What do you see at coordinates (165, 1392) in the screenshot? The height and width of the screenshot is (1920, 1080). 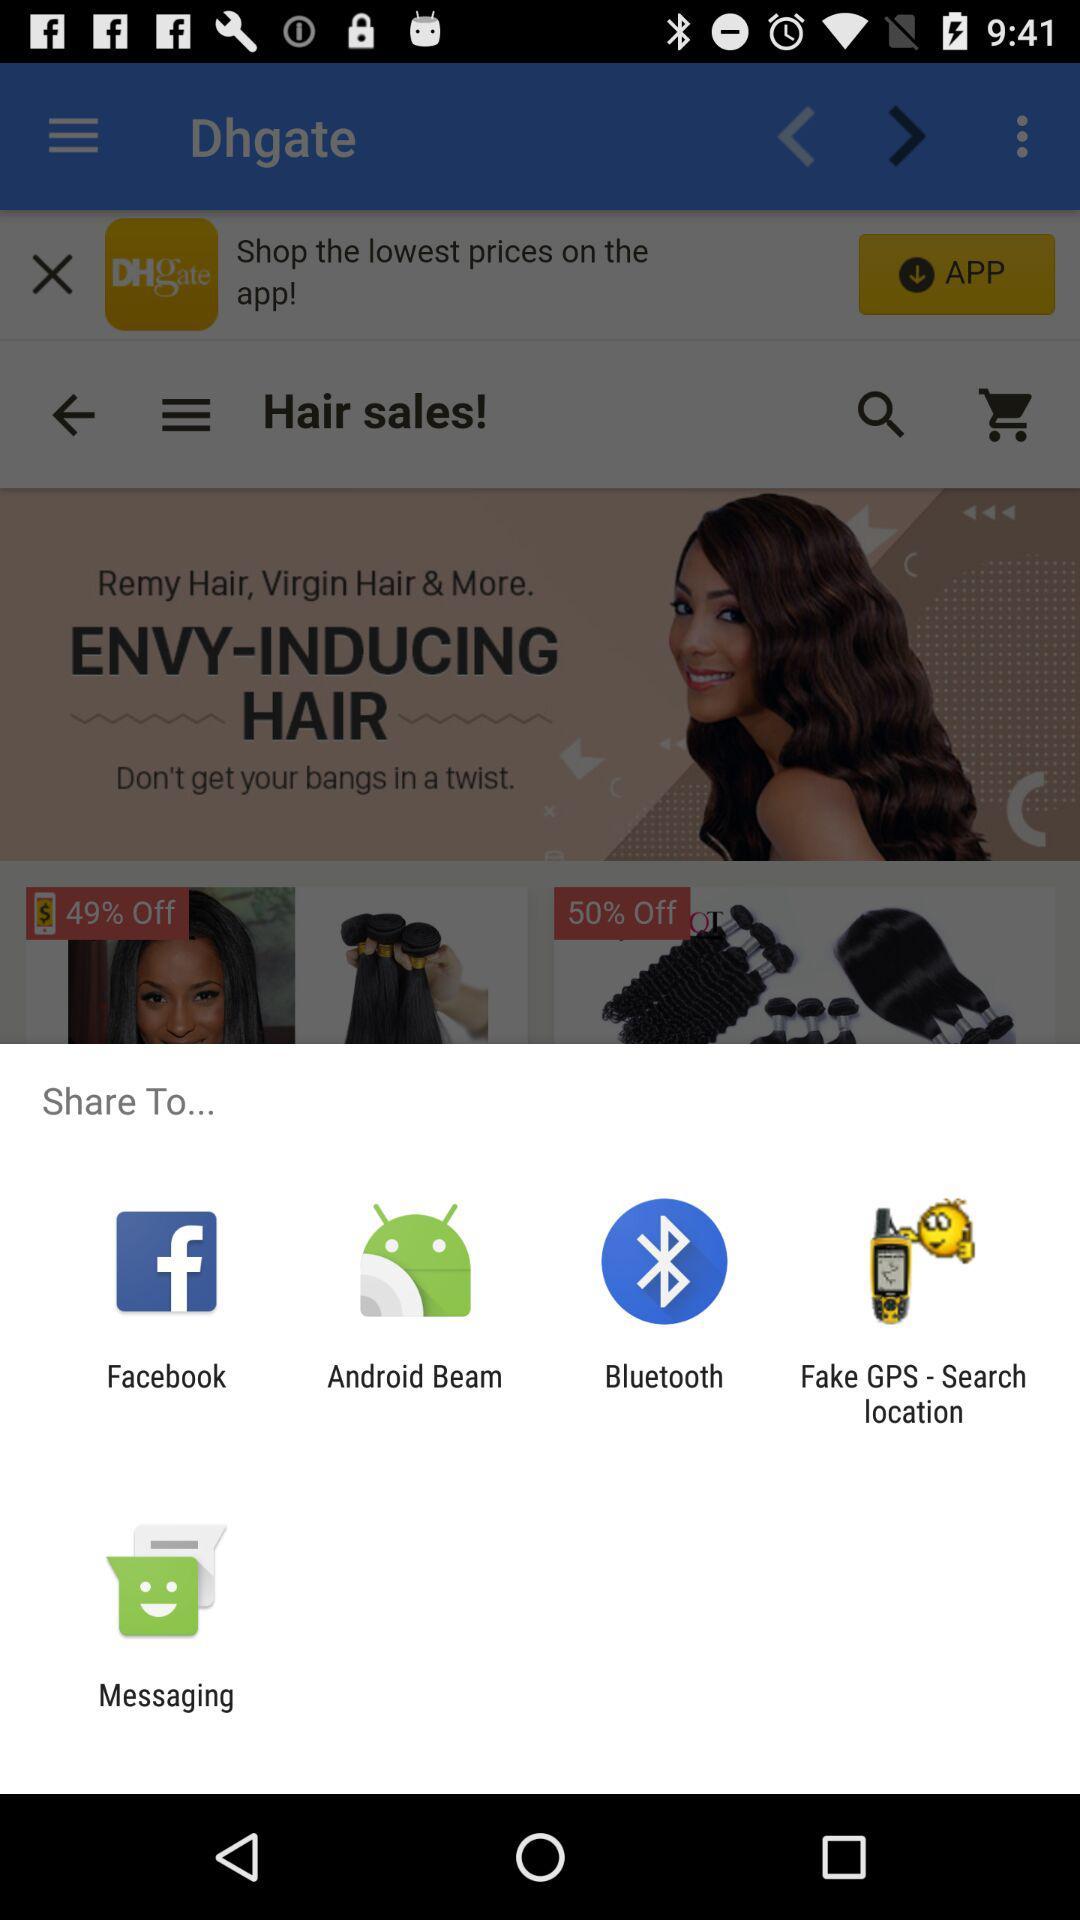 I see `the facebook icon` at bounding box center [165, 1392].